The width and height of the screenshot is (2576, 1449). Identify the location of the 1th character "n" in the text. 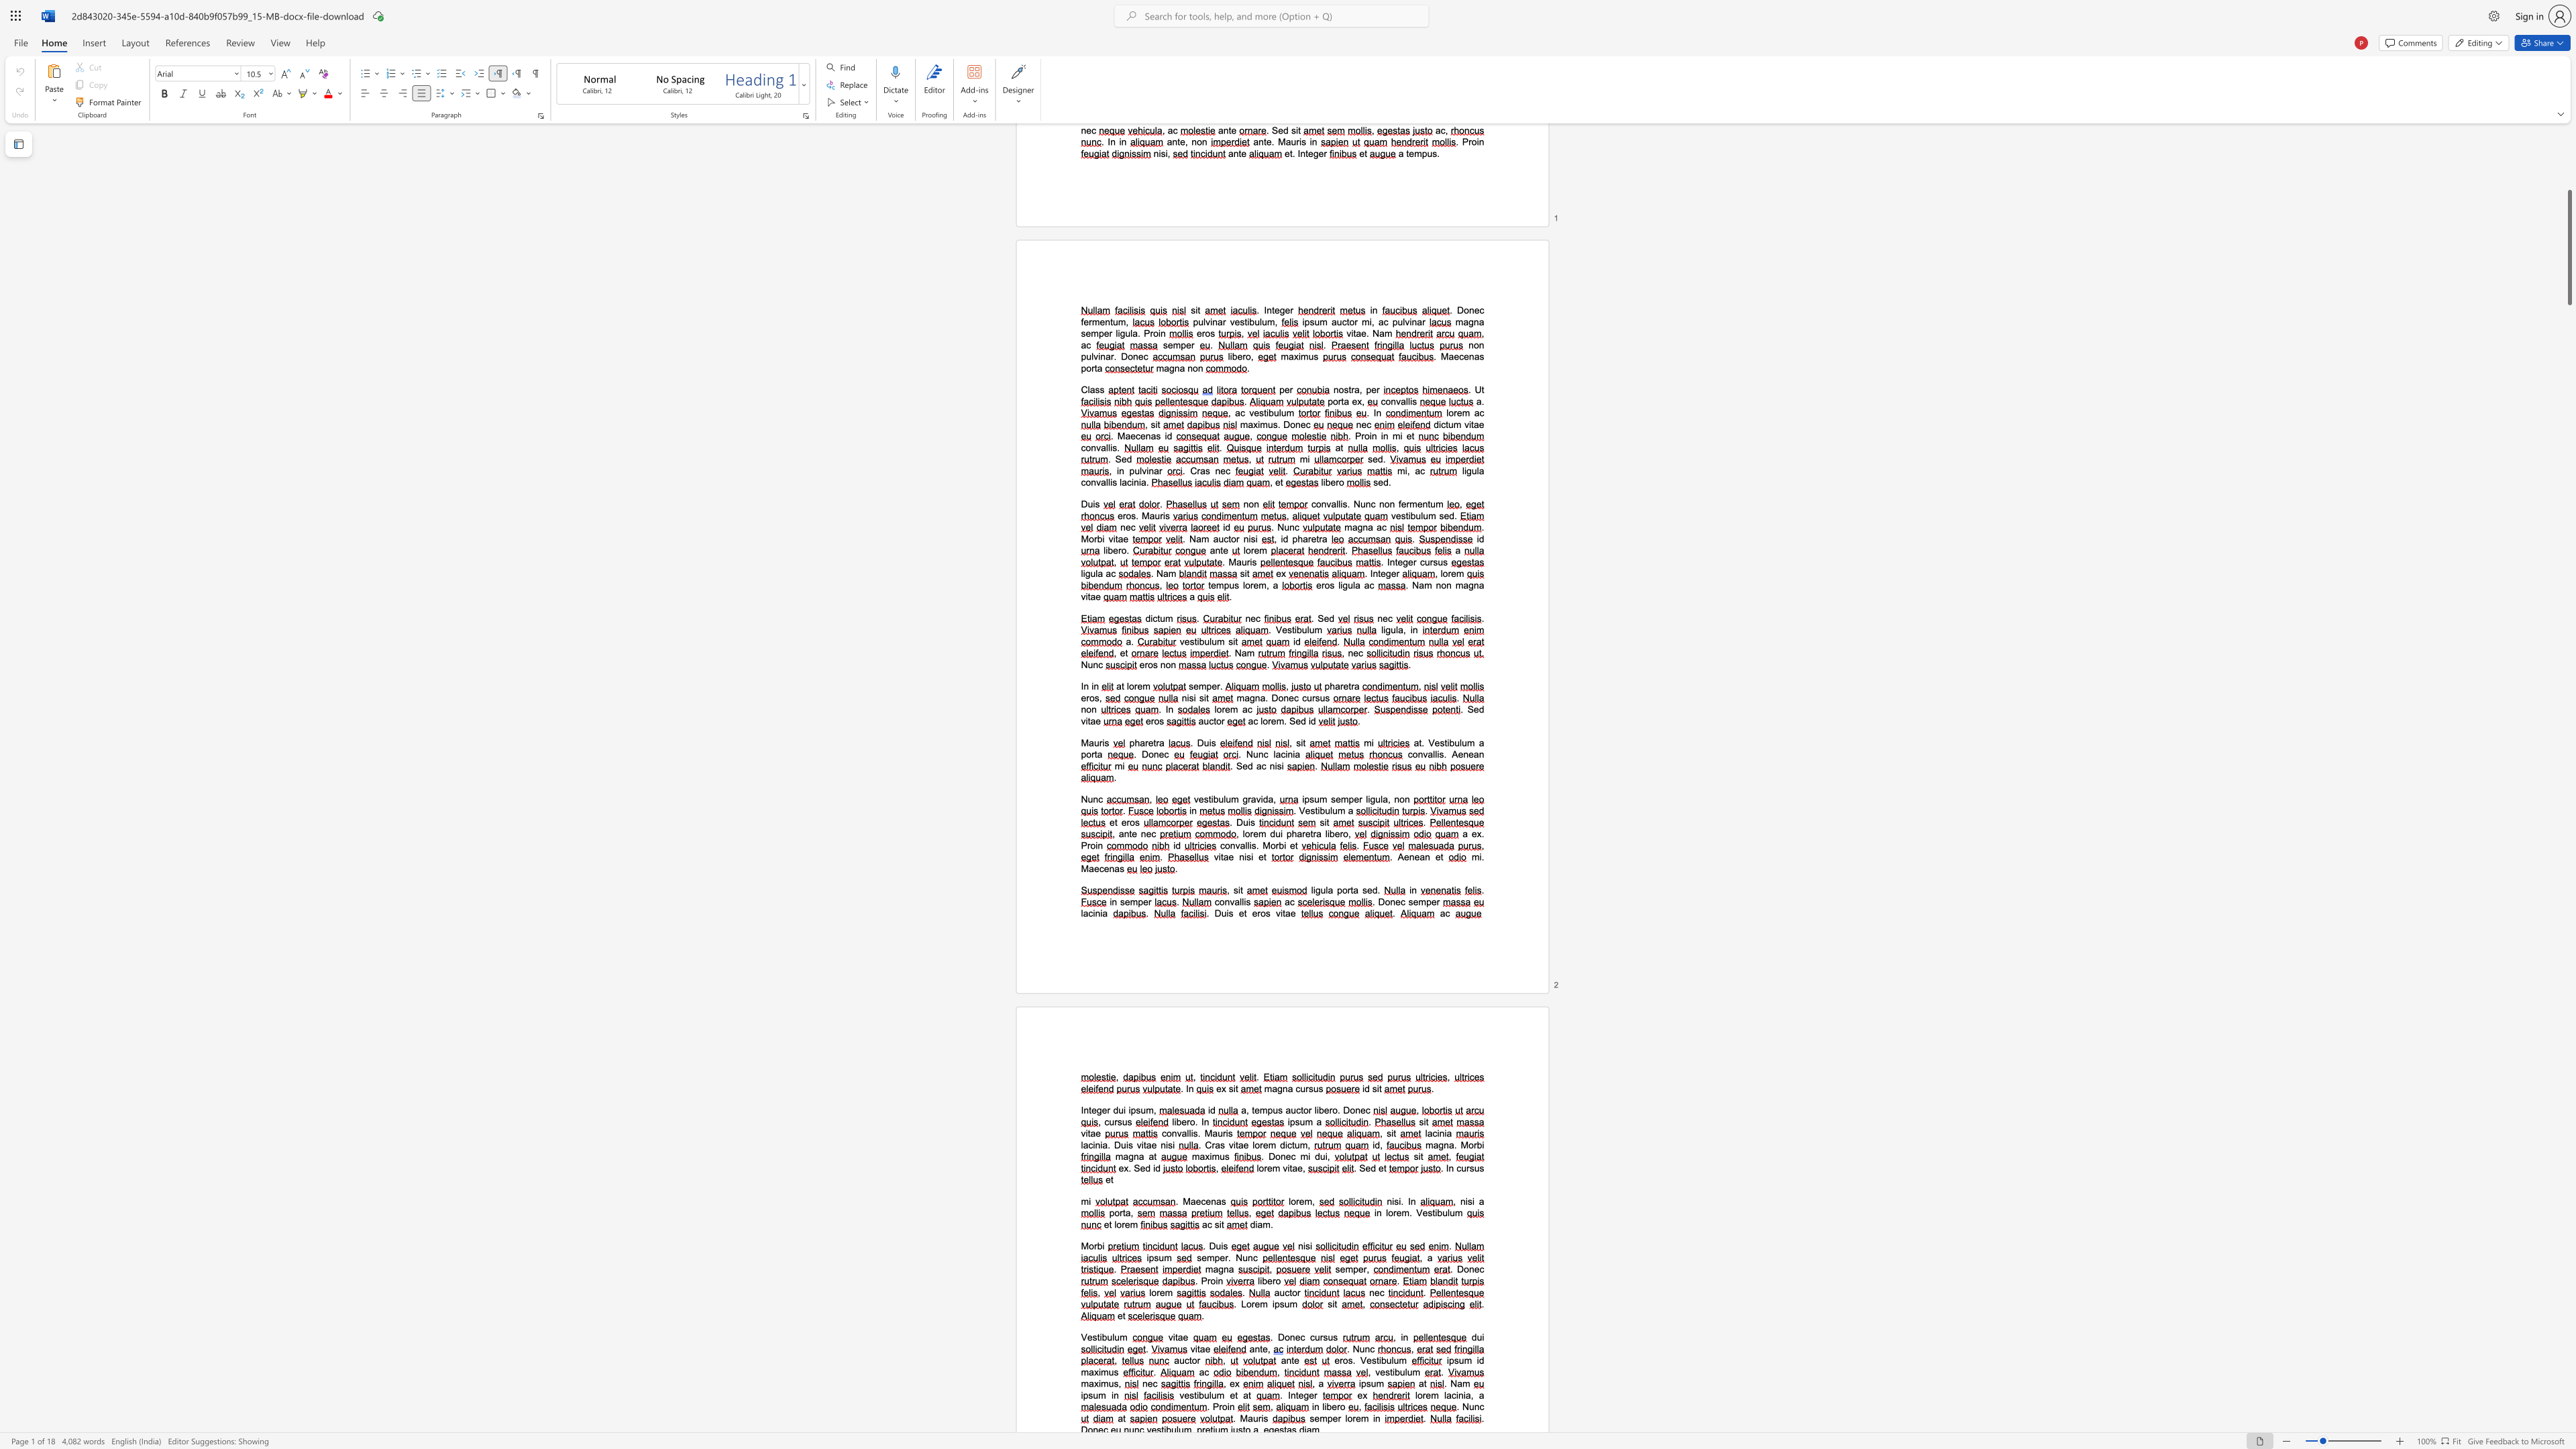
(1396, 798).